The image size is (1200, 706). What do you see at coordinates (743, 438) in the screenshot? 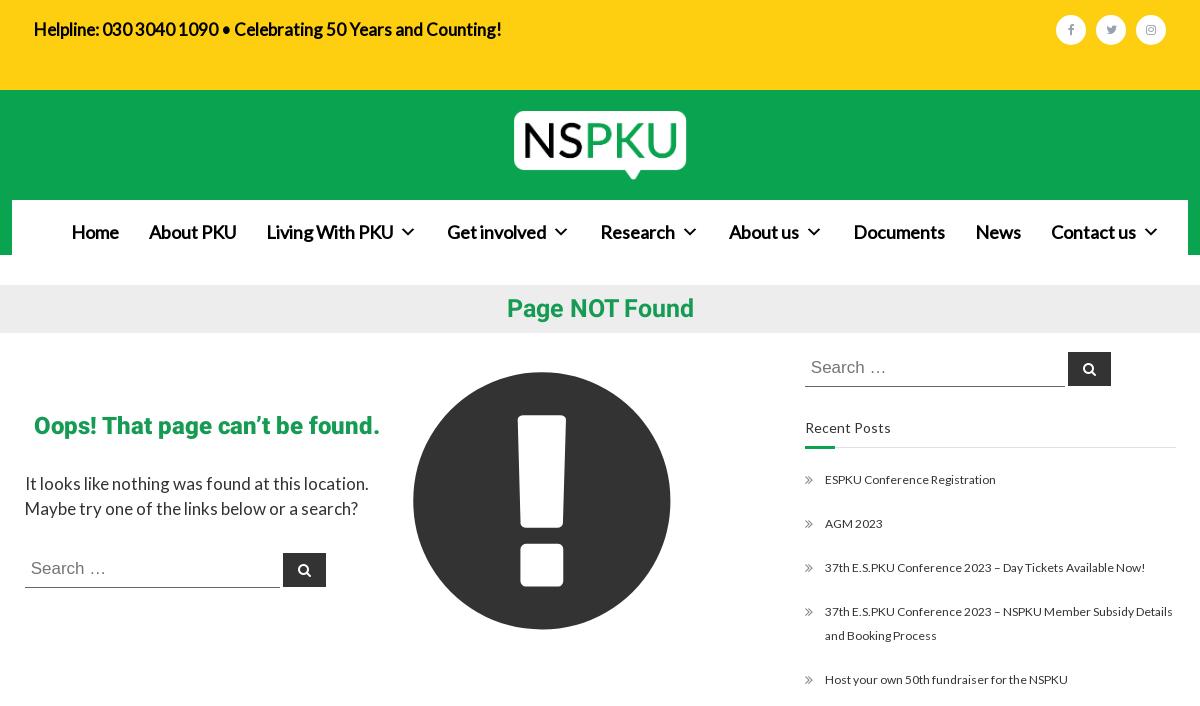
I see `'Grant Fund'` at bounding box center [743, 438].